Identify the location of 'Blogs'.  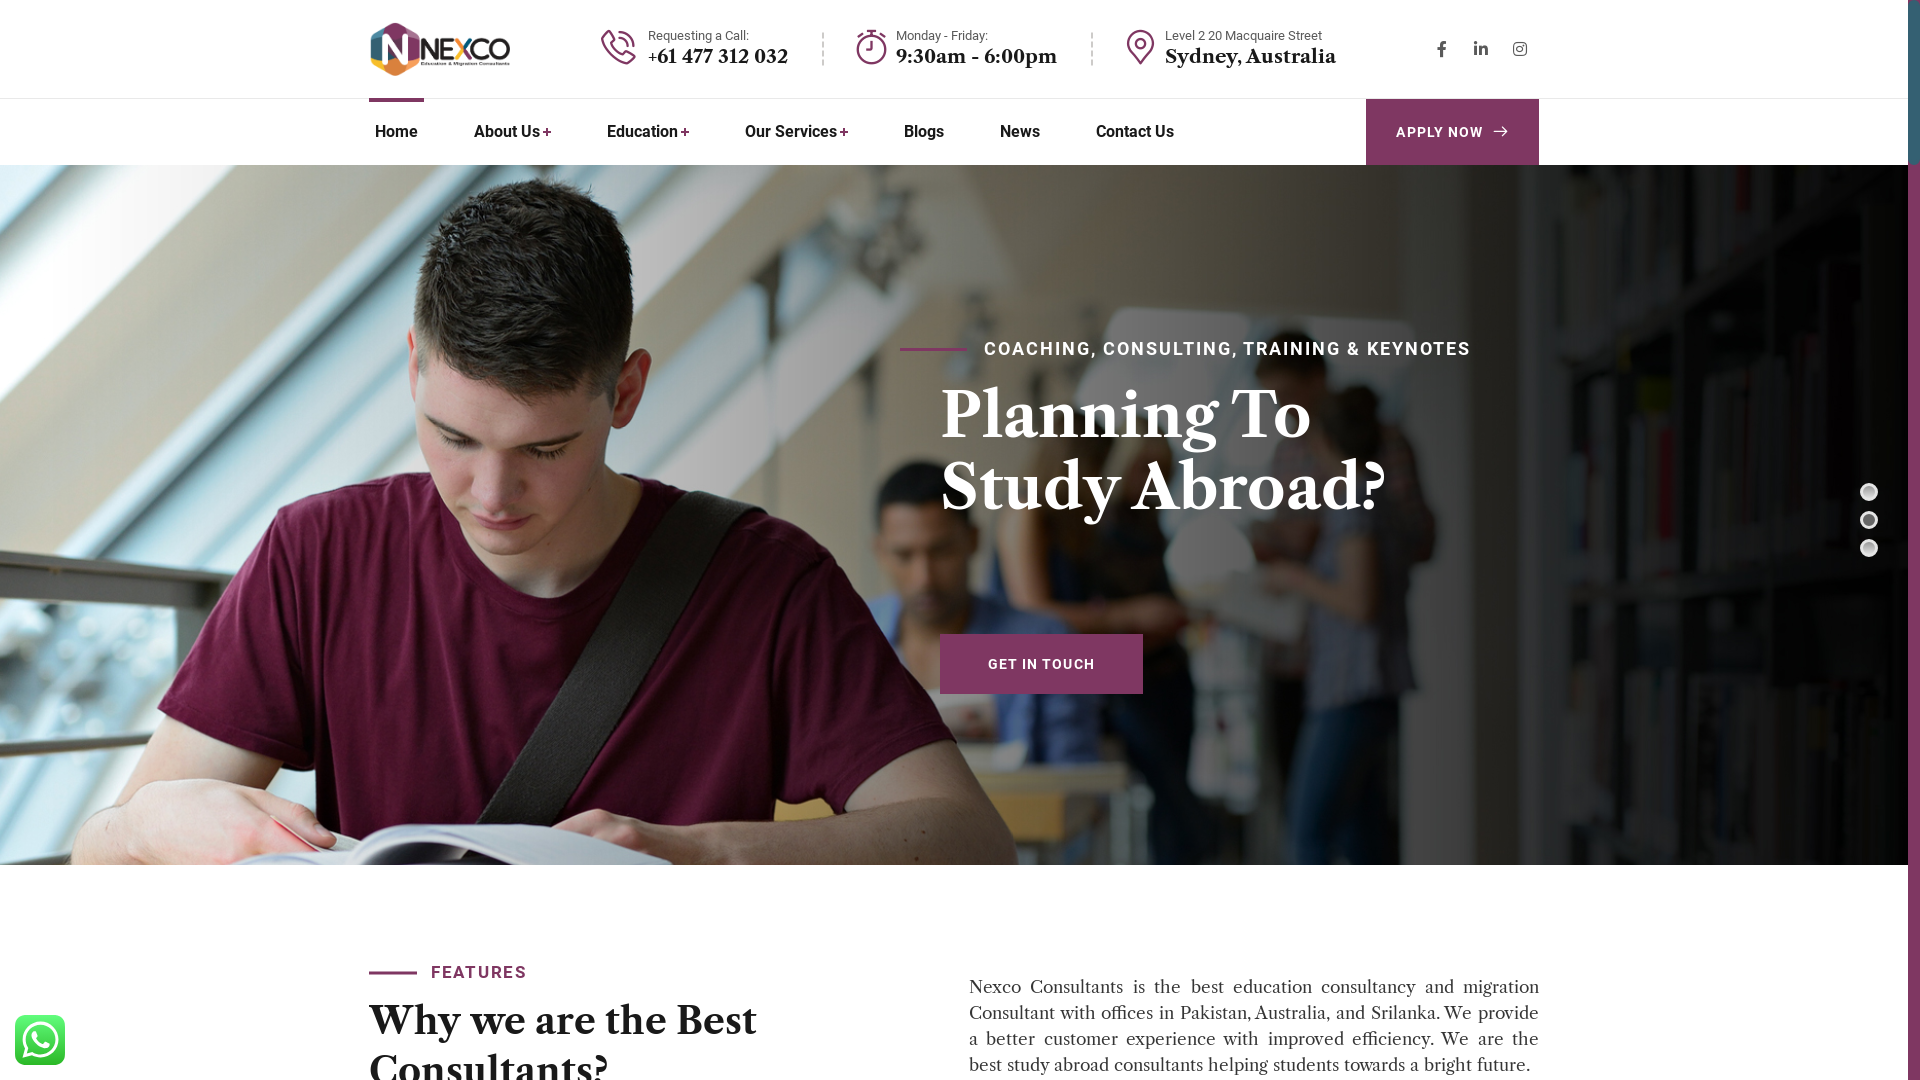
(896, 131).